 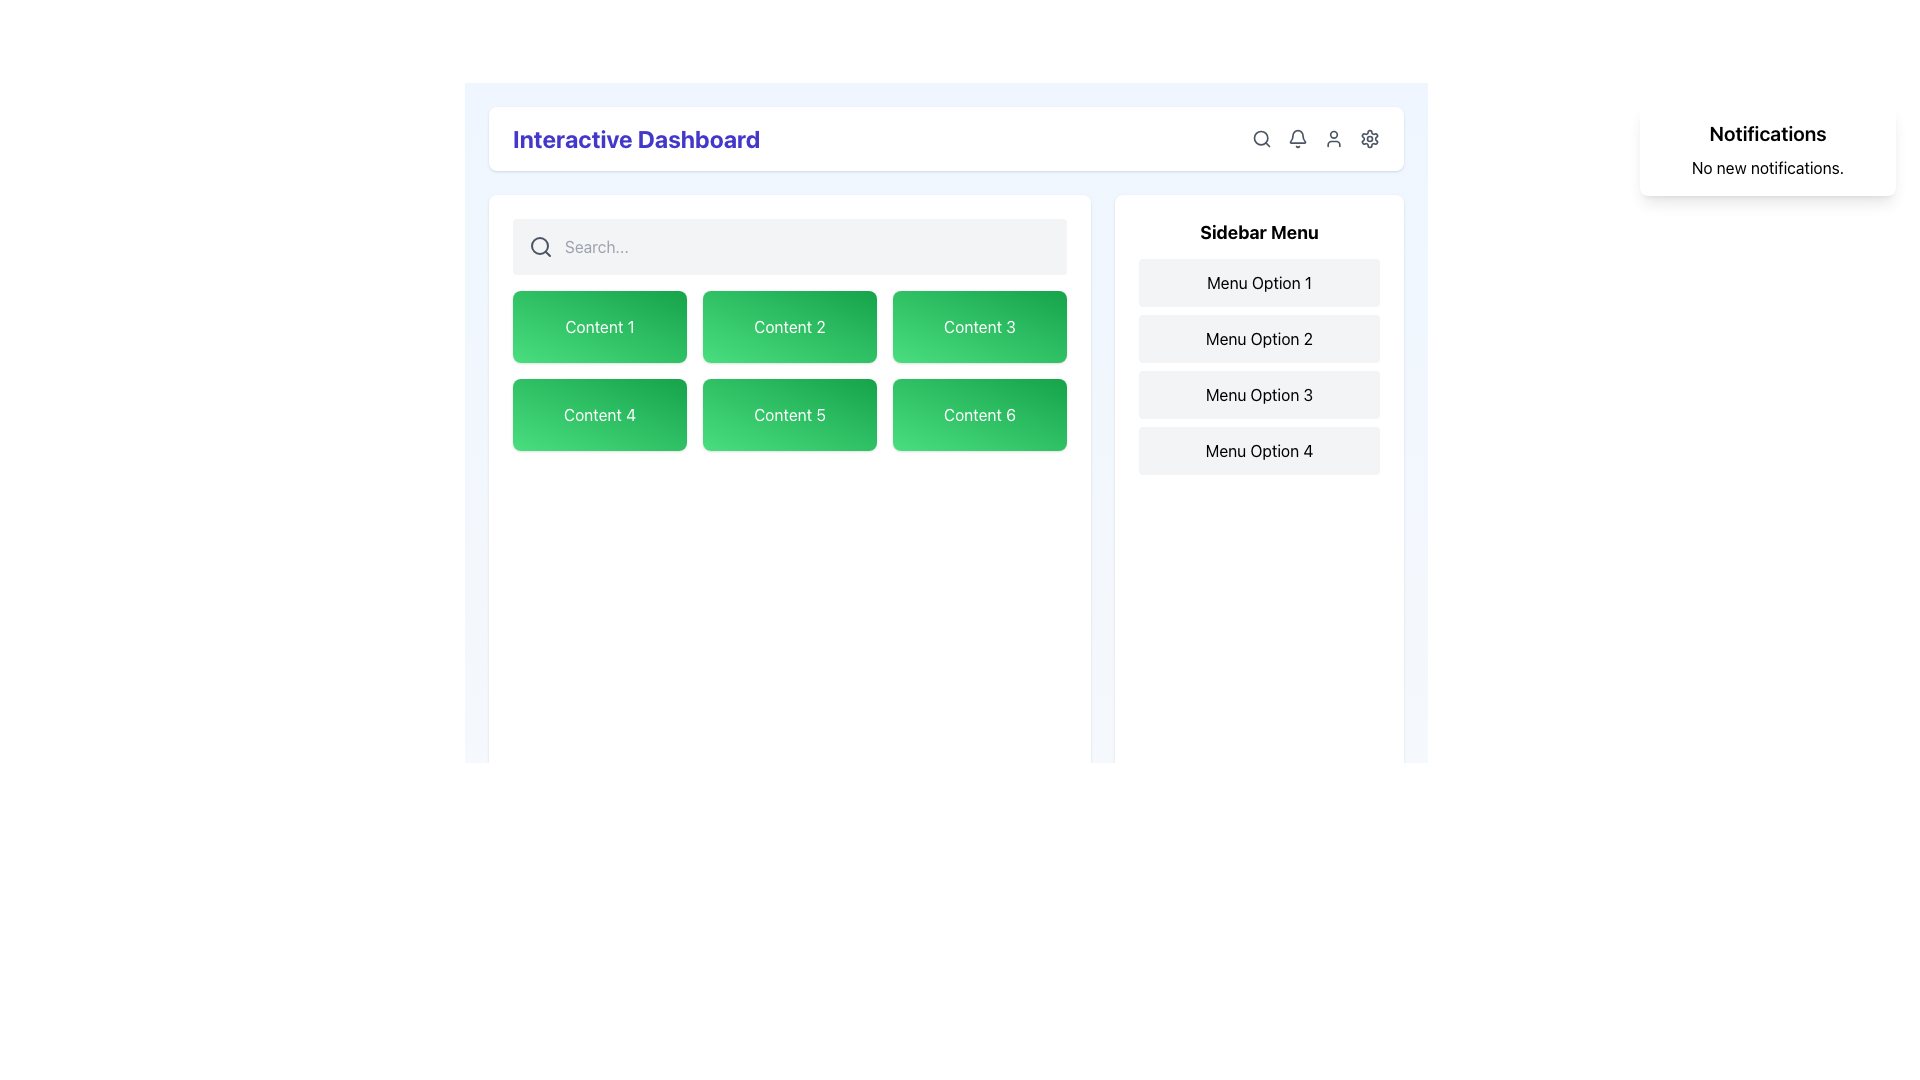 What do you see at coordinates (599, 414) in the screenshot?
I see `the green card with a gradient that contains the text 'Content 4', located in the second row, first column of the grid layout` at bounding box center [599, 414].